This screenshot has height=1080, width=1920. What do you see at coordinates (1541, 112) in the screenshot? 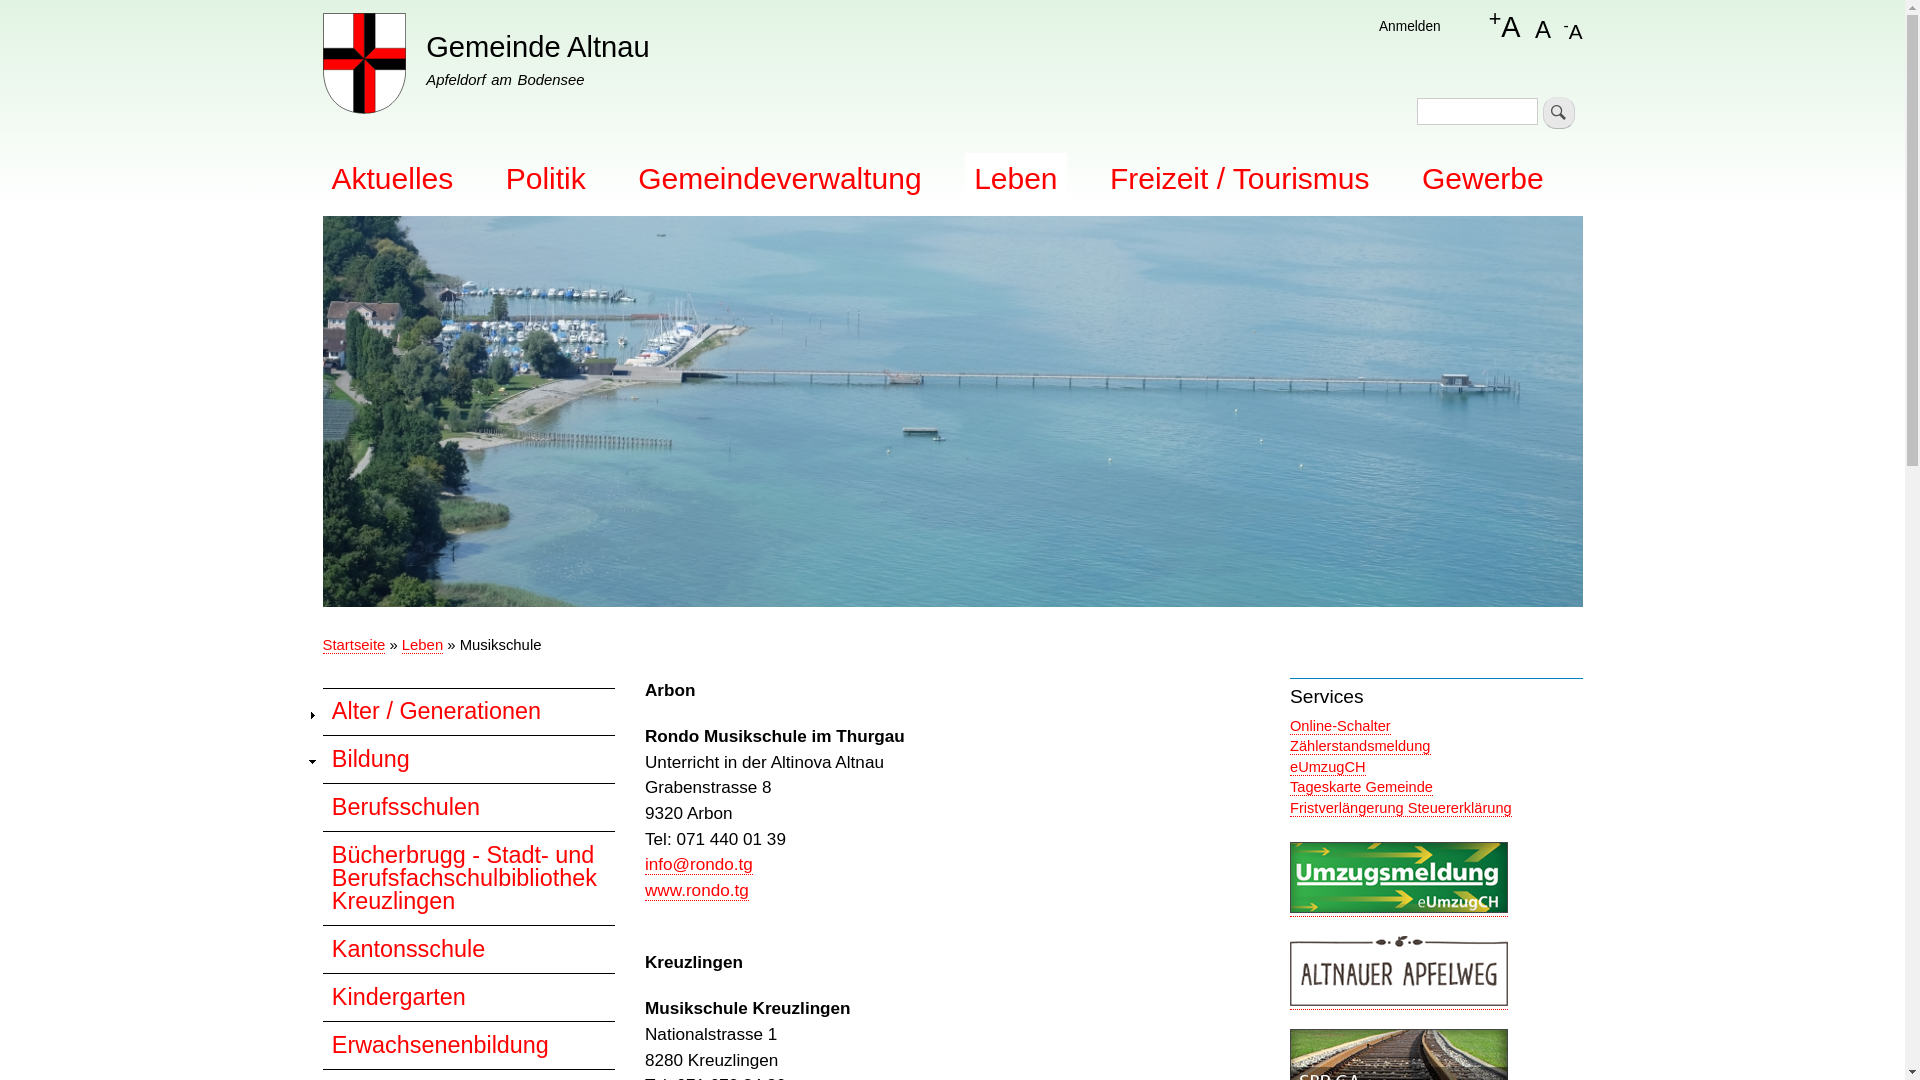
I see `'Suche'` at bounding box center [1541, 112].